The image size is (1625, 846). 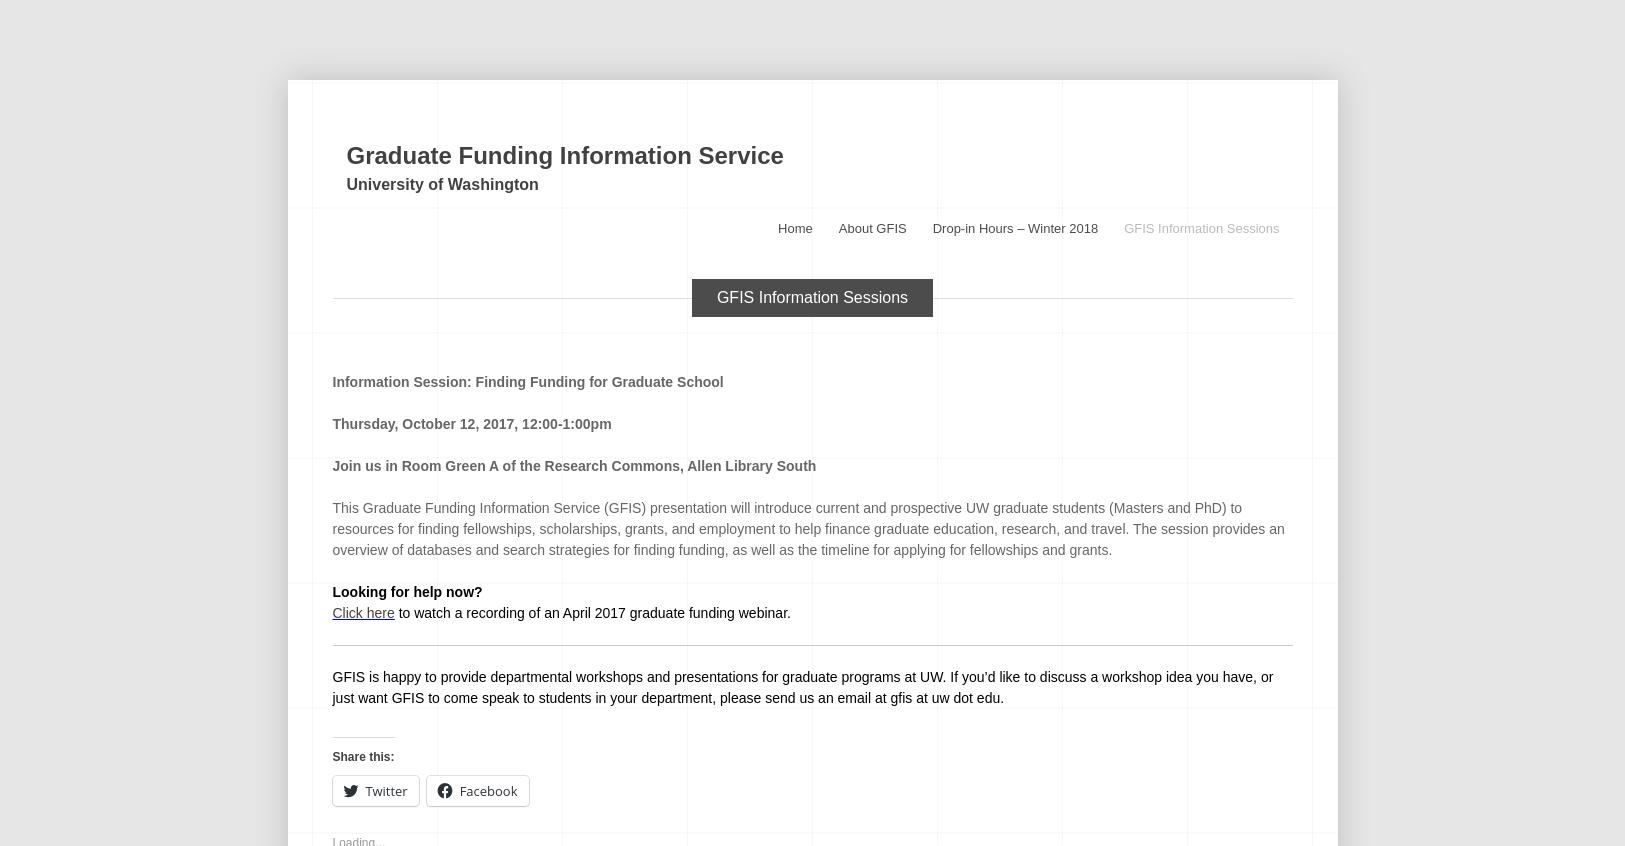 I want to click on 'Click here', so click(x=362, y=612).